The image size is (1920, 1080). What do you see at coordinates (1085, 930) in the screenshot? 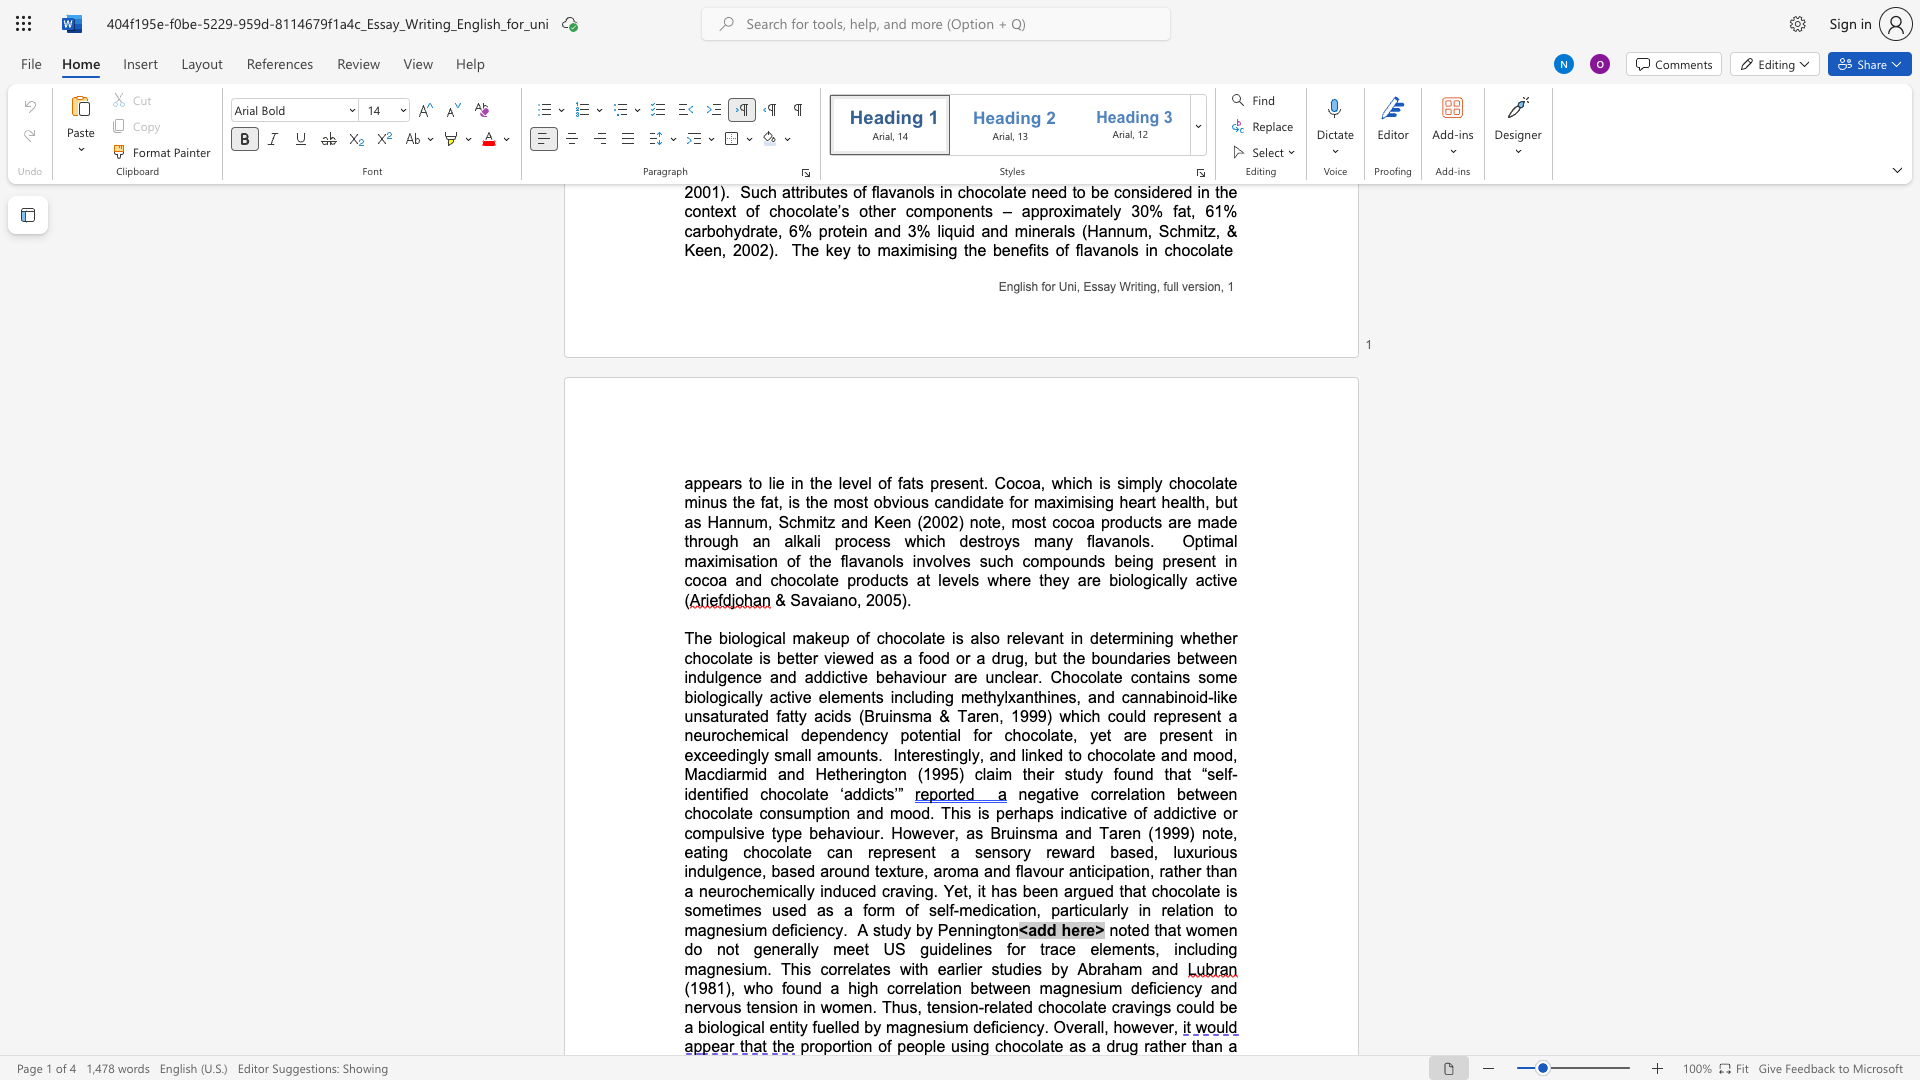
I see `the subset text "e>" within the text "<add here>"` at bounding box center [1085, 930].